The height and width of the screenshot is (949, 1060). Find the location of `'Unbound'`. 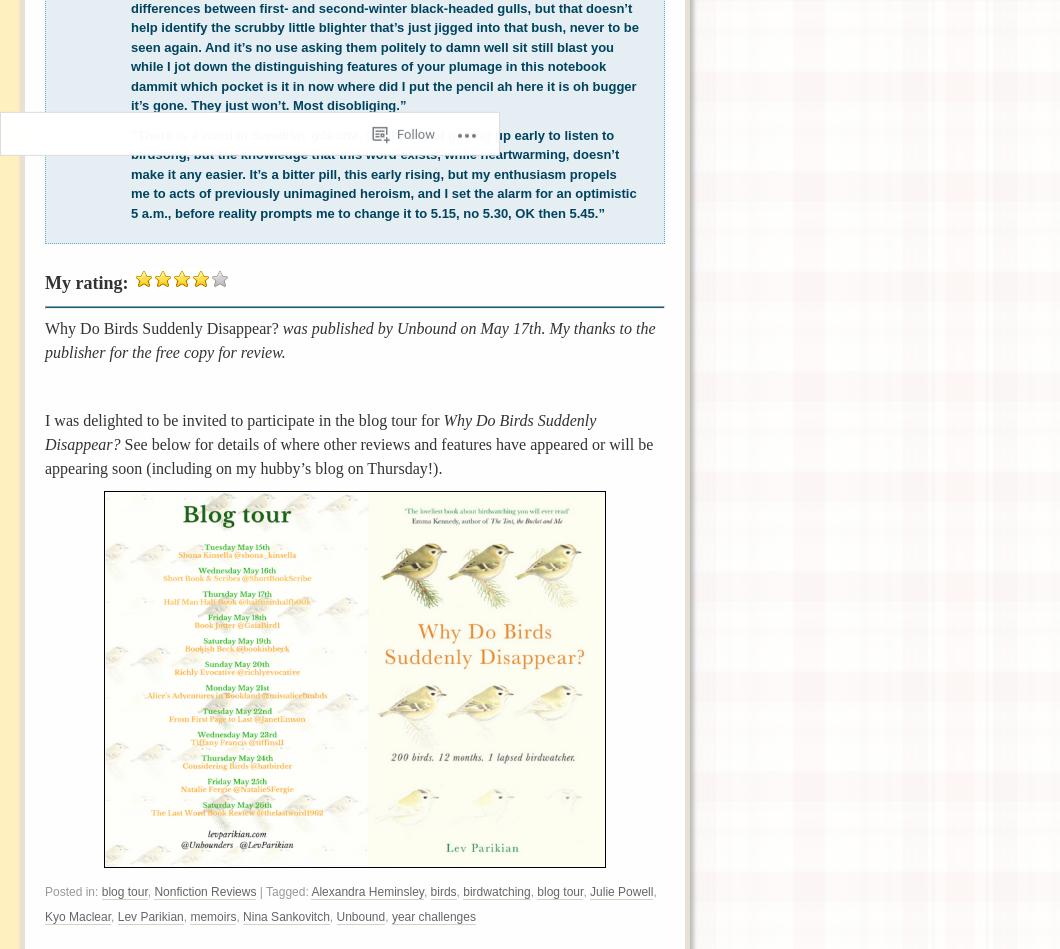

'Unbound' is located at coordinates (360, 916).